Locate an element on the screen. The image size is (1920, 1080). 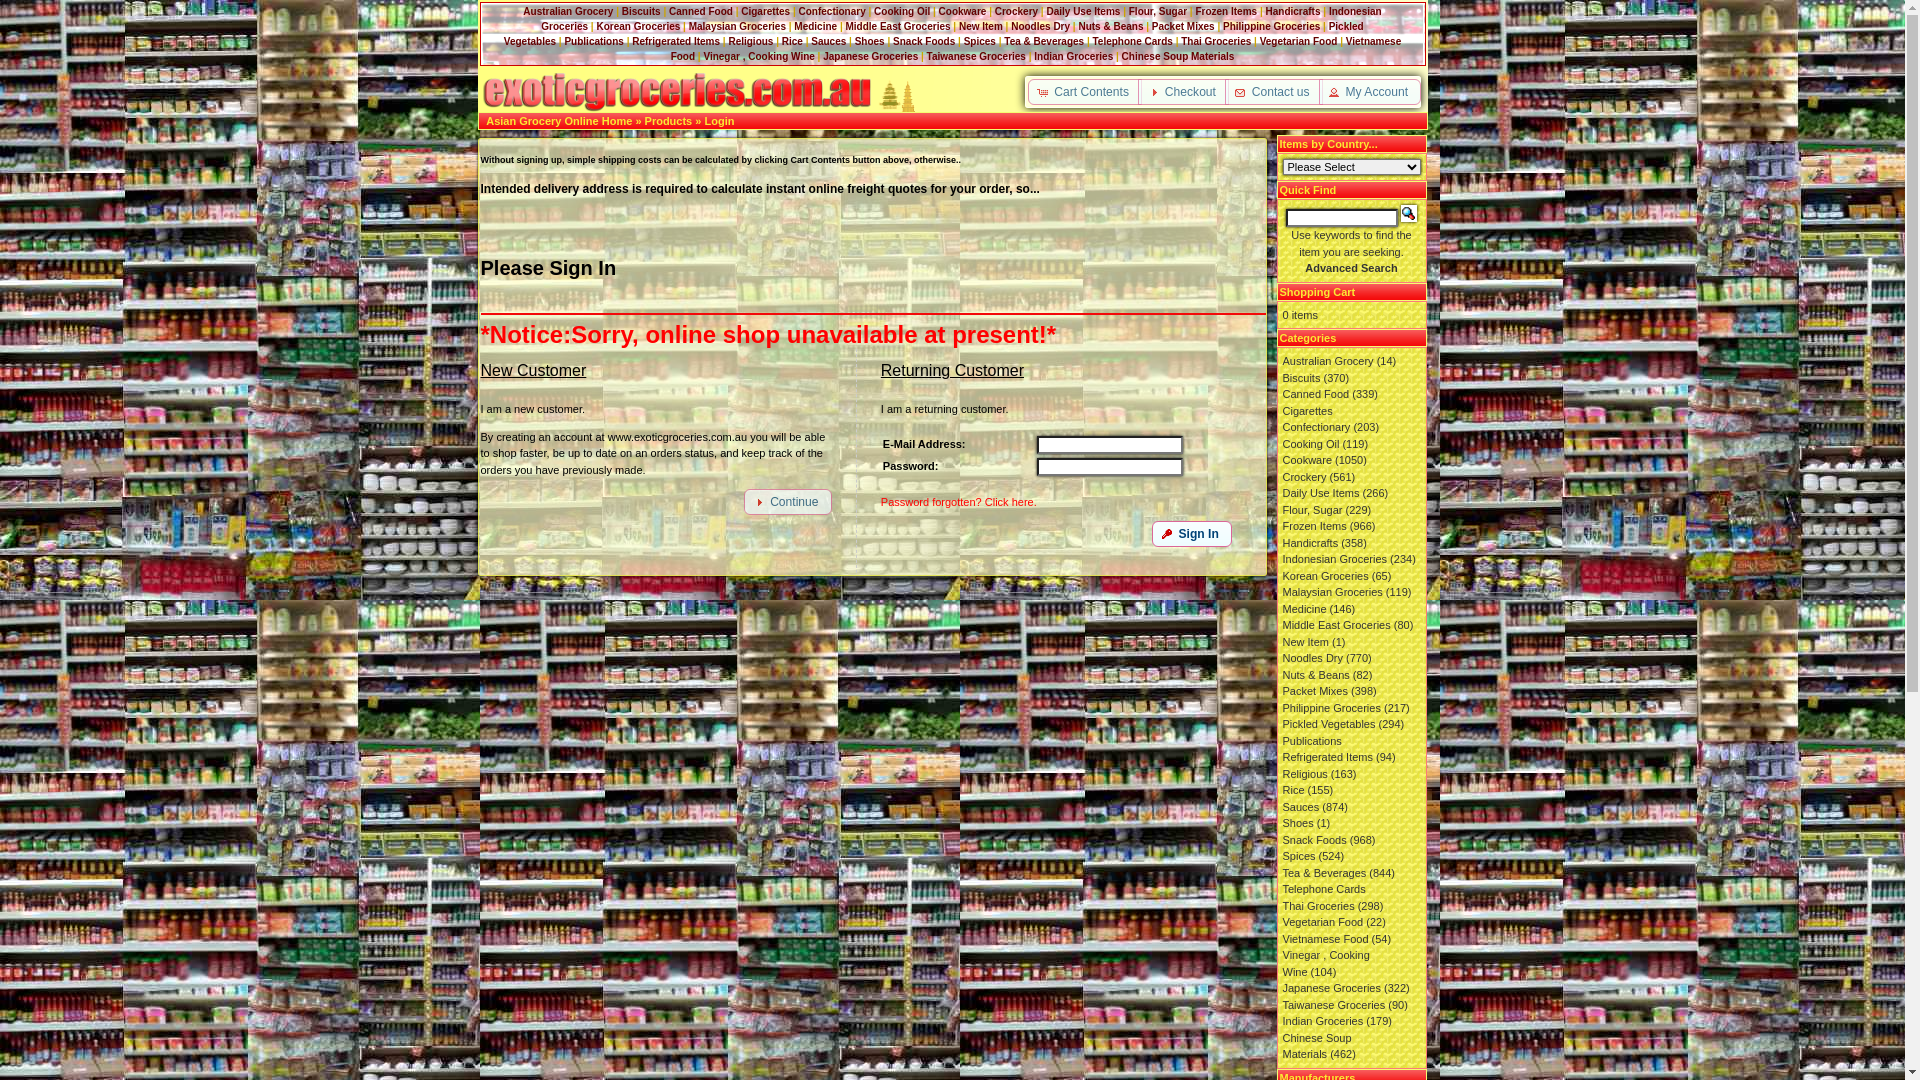
'Snack Foods' is located at coordinates (922, 41).